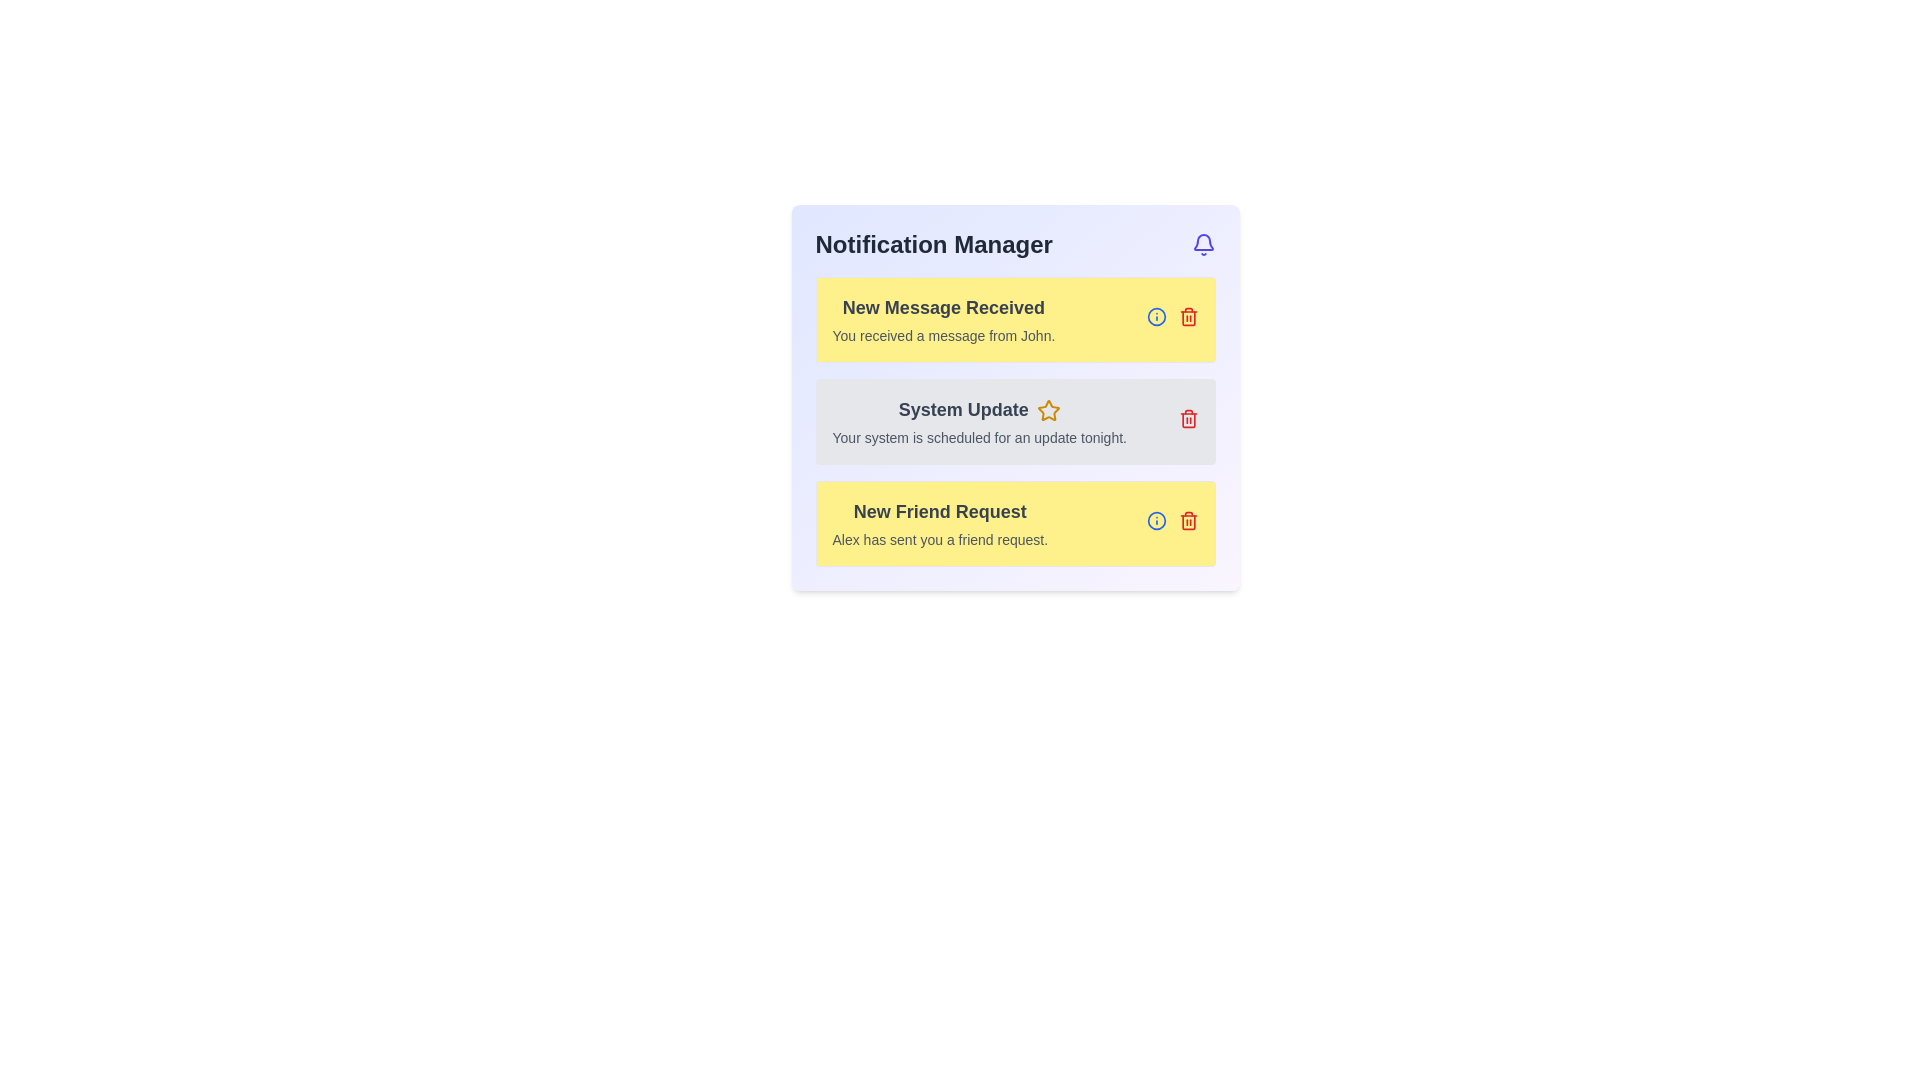 Image resolution: width=1920 pixels, height=1080 pixels. What do you see at coordinates (939, 540) in the screenshot?
I see `notification message displayed in the text label informing the user about a friend request from Alex, located below the 'New Friend Request' header in the third notification card of the 'Notification Manager'` at bounding box center [939, 540].